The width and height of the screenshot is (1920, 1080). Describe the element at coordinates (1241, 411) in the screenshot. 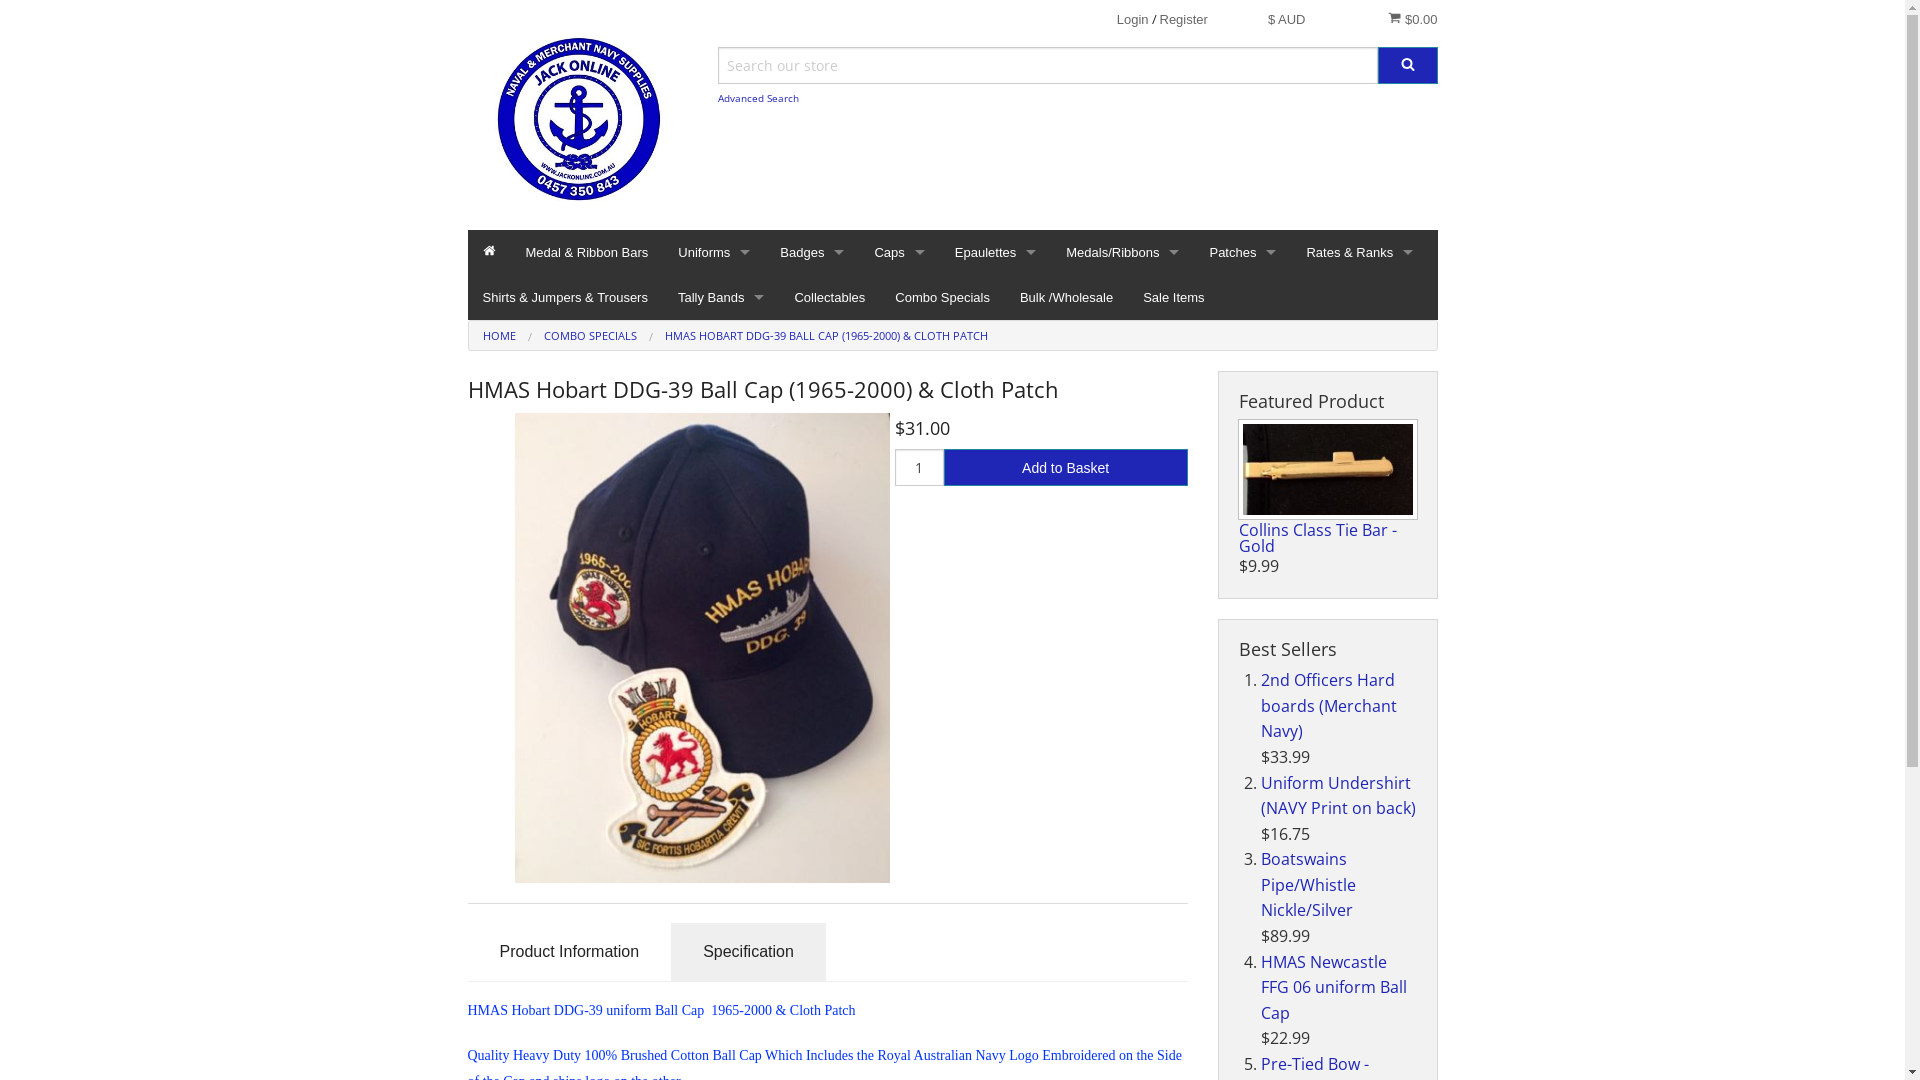

I see `'Collectable Patches'` at that location.